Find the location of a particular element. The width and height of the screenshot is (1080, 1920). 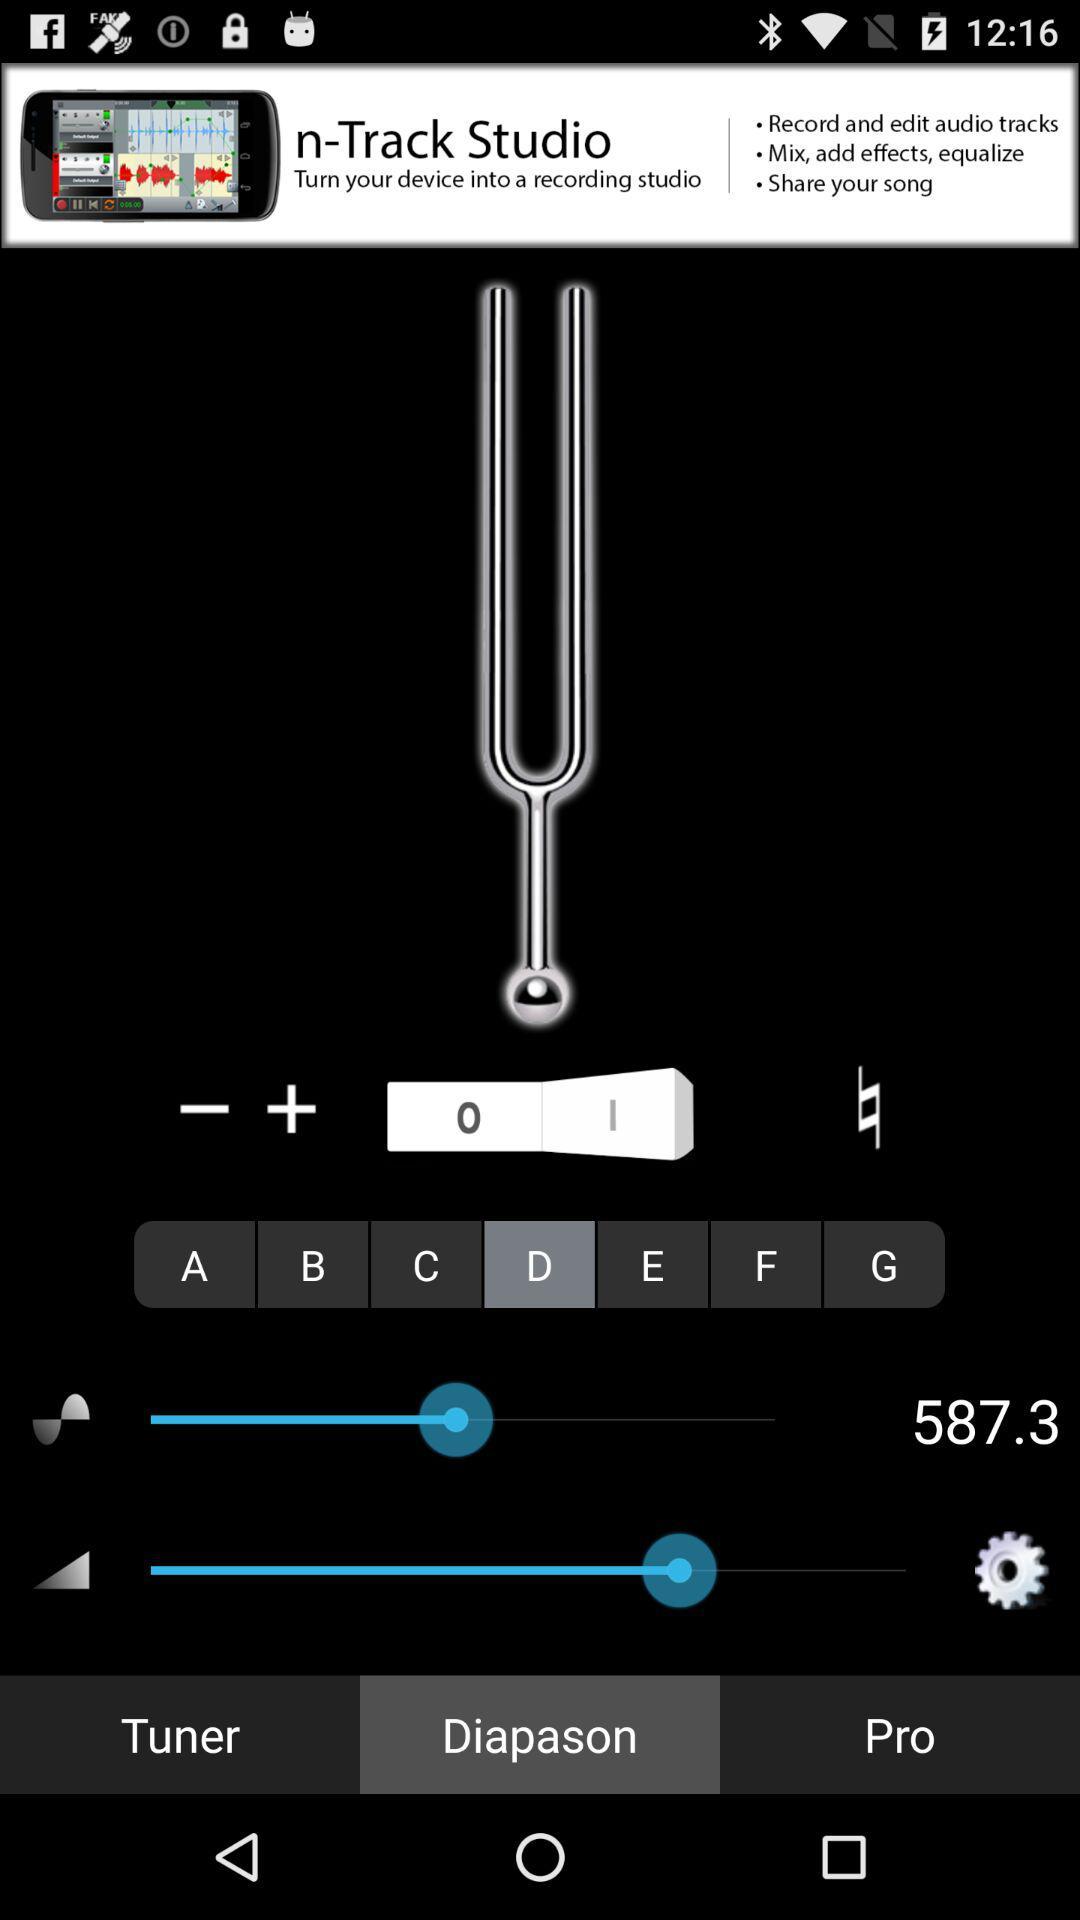

the app above the 587.3 is located at coordinates (765, 1263).